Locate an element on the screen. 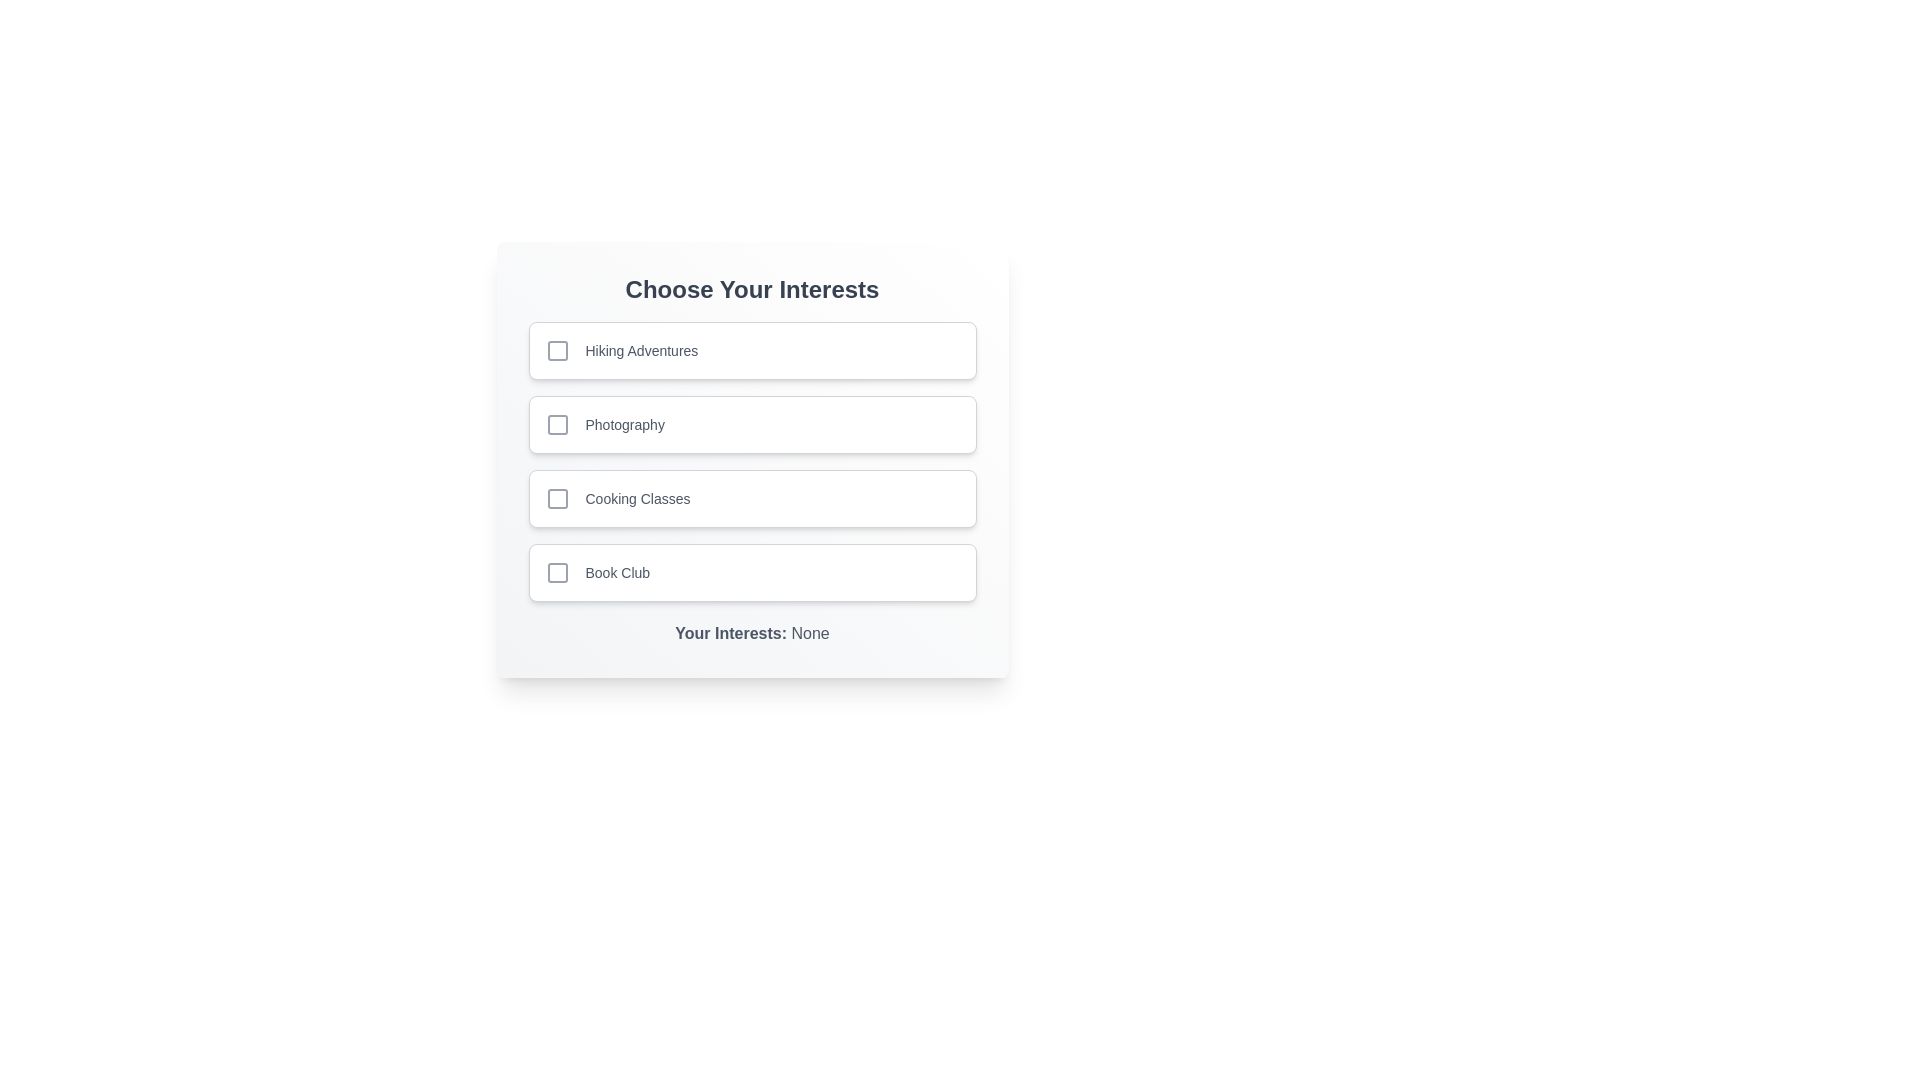 The image size is (1920, 1080). the checkbox is located at coordinates (557, 350).